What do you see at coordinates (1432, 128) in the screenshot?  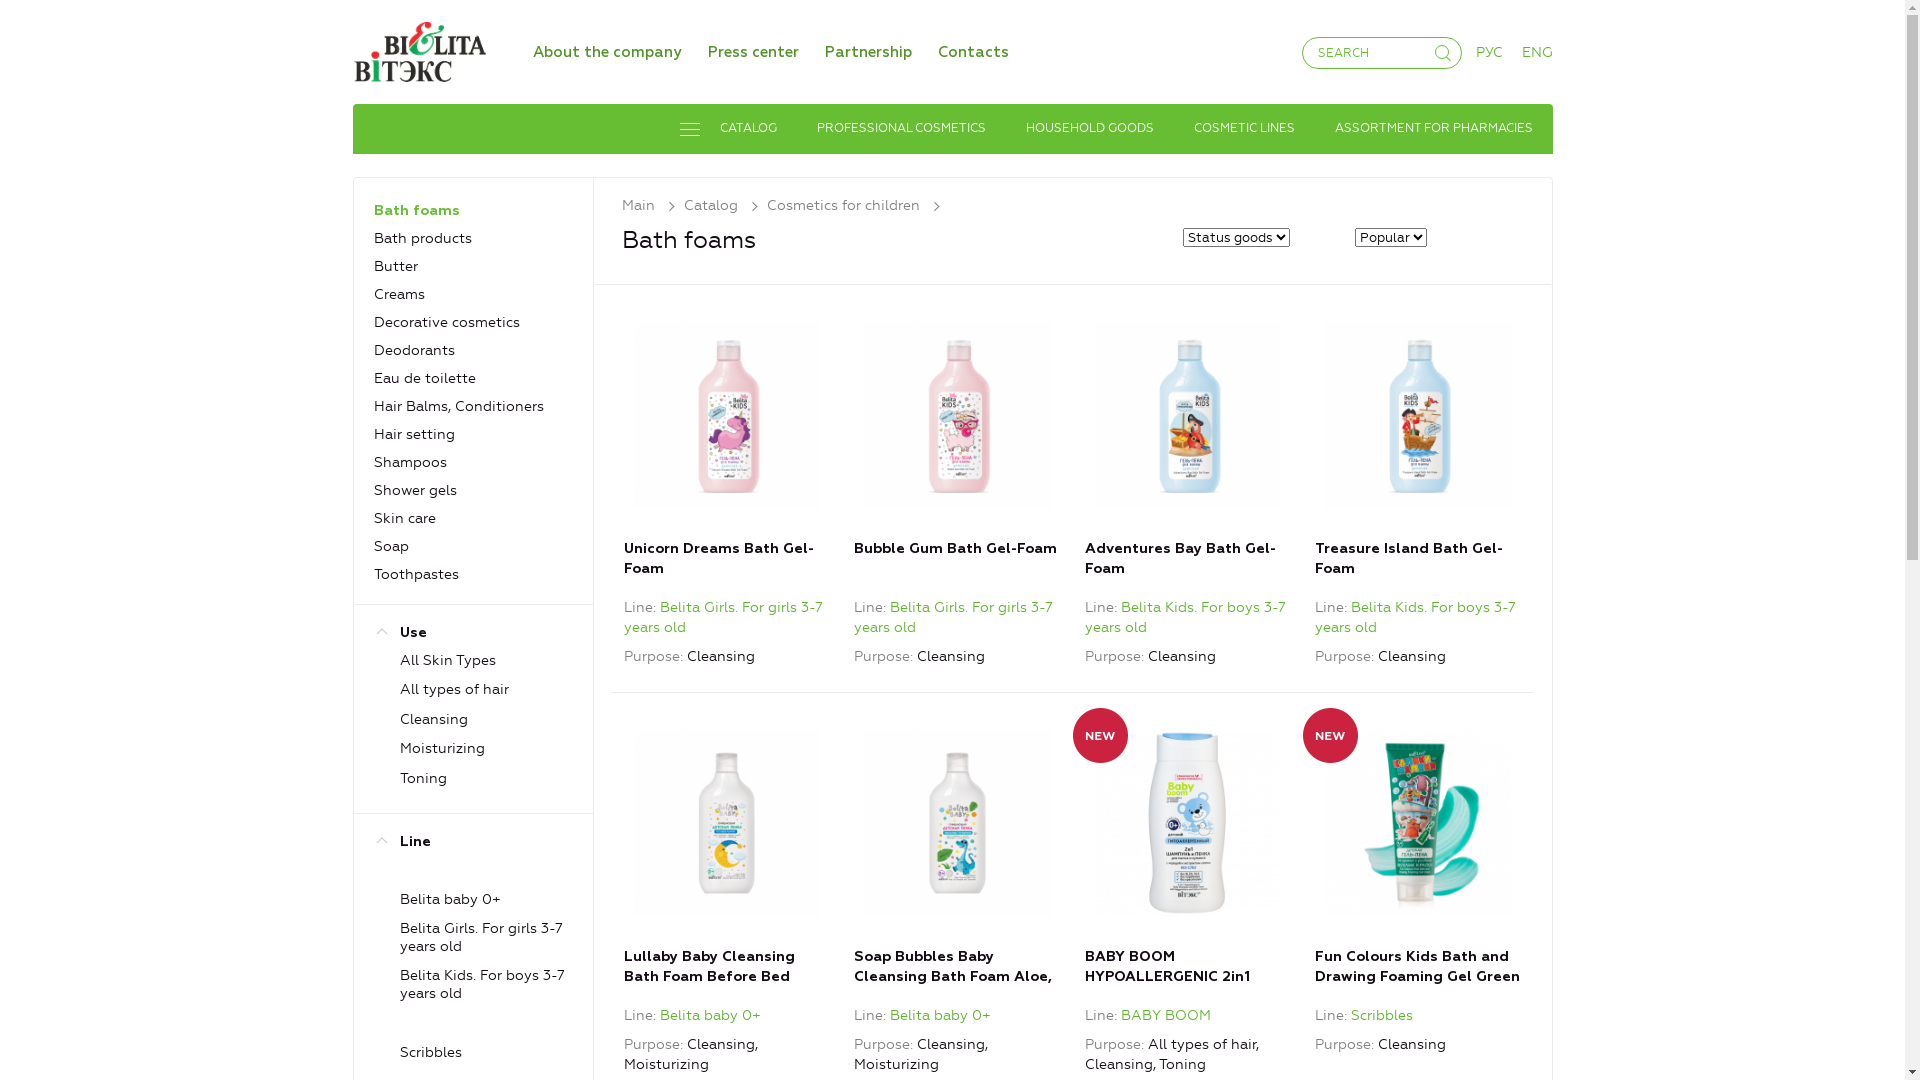 I see `'ASSORTMENT FOR PHARMACIES'` at bounding box center [1432, 128].